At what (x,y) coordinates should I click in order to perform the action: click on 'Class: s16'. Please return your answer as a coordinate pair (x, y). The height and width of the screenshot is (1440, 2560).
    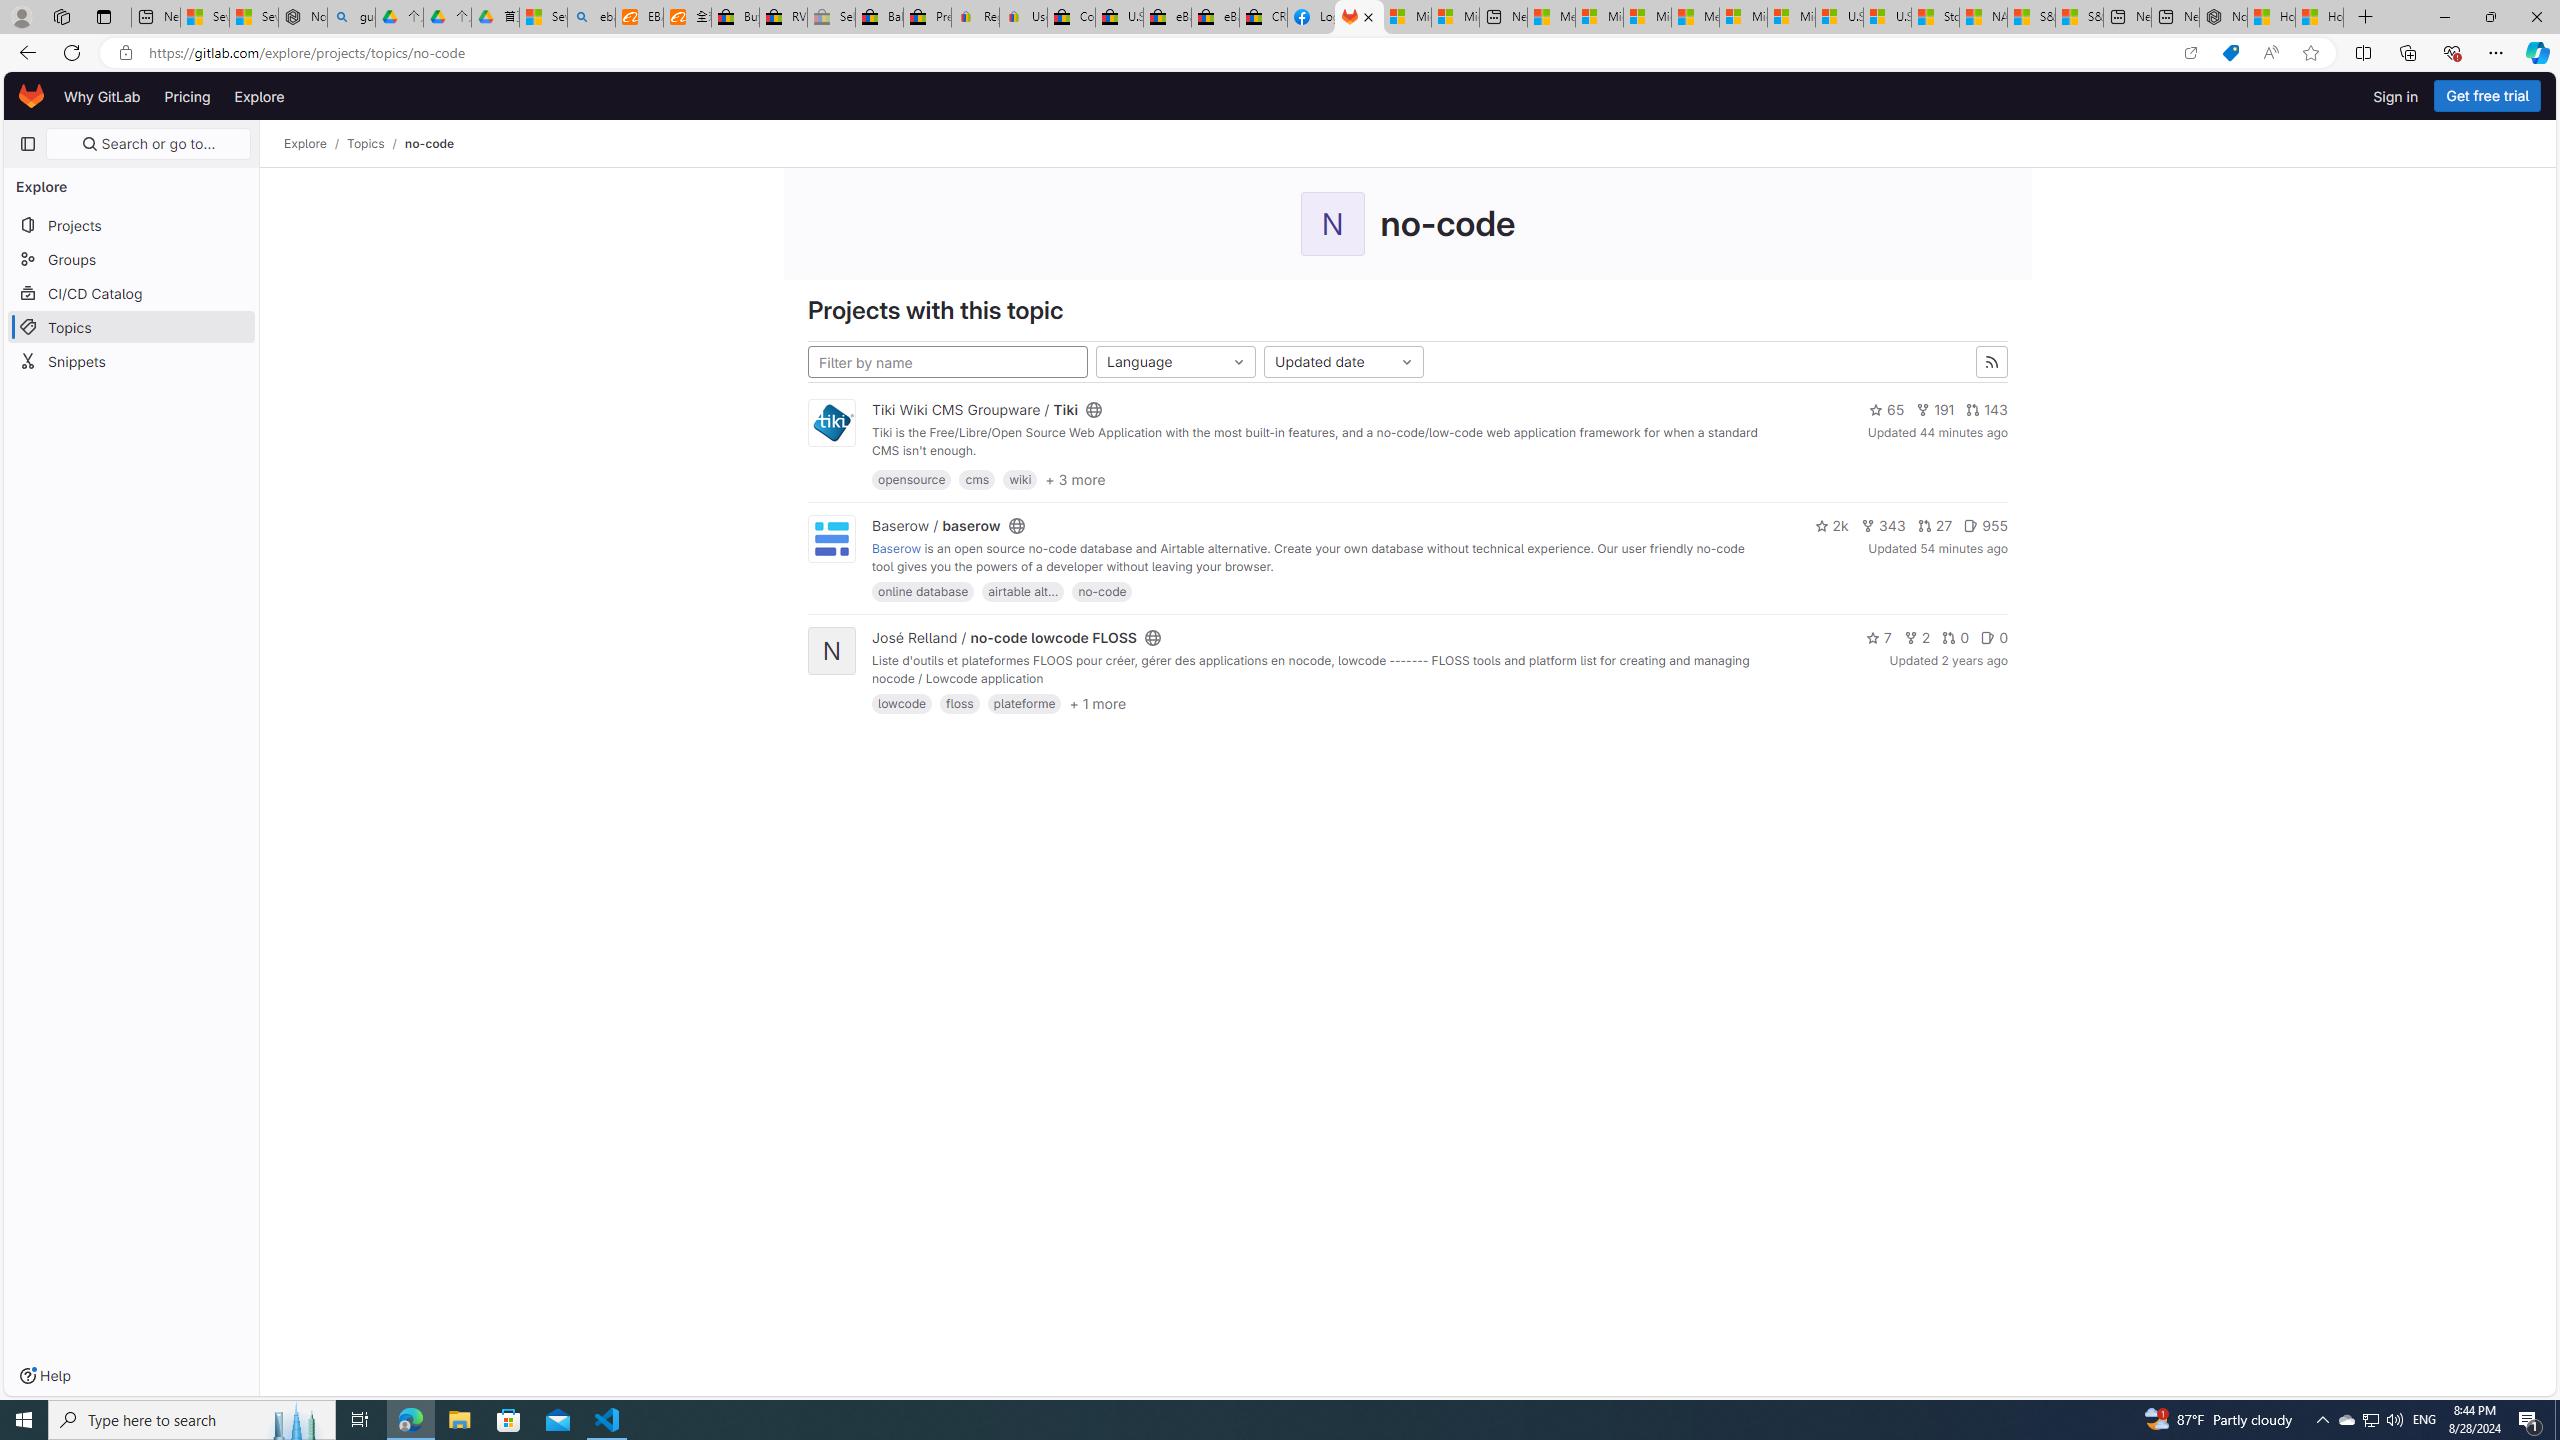
    Looking at the image, I should click on (1153, 637).